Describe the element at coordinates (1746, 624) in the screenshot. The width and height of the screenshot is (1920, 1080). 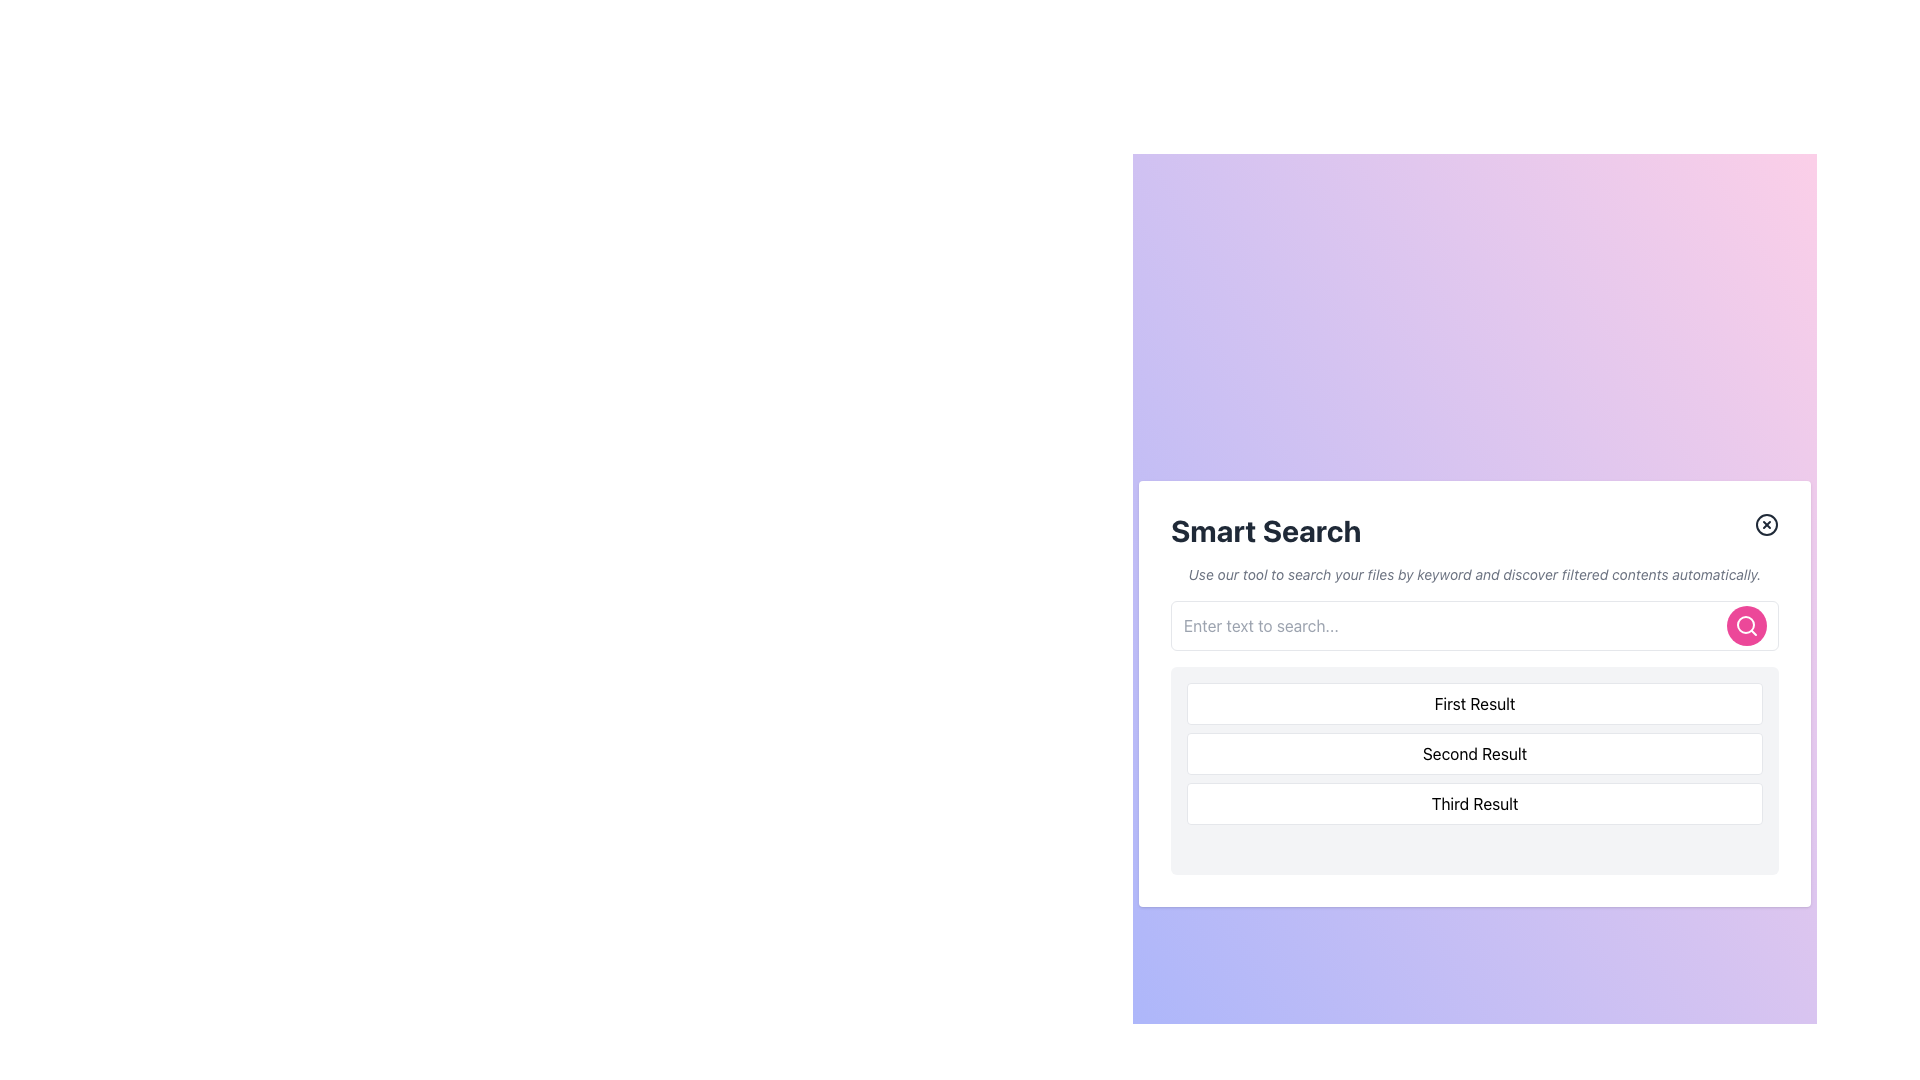
I see `the circular pink button with a magnifying glass icon located next to the text input field` at that location.